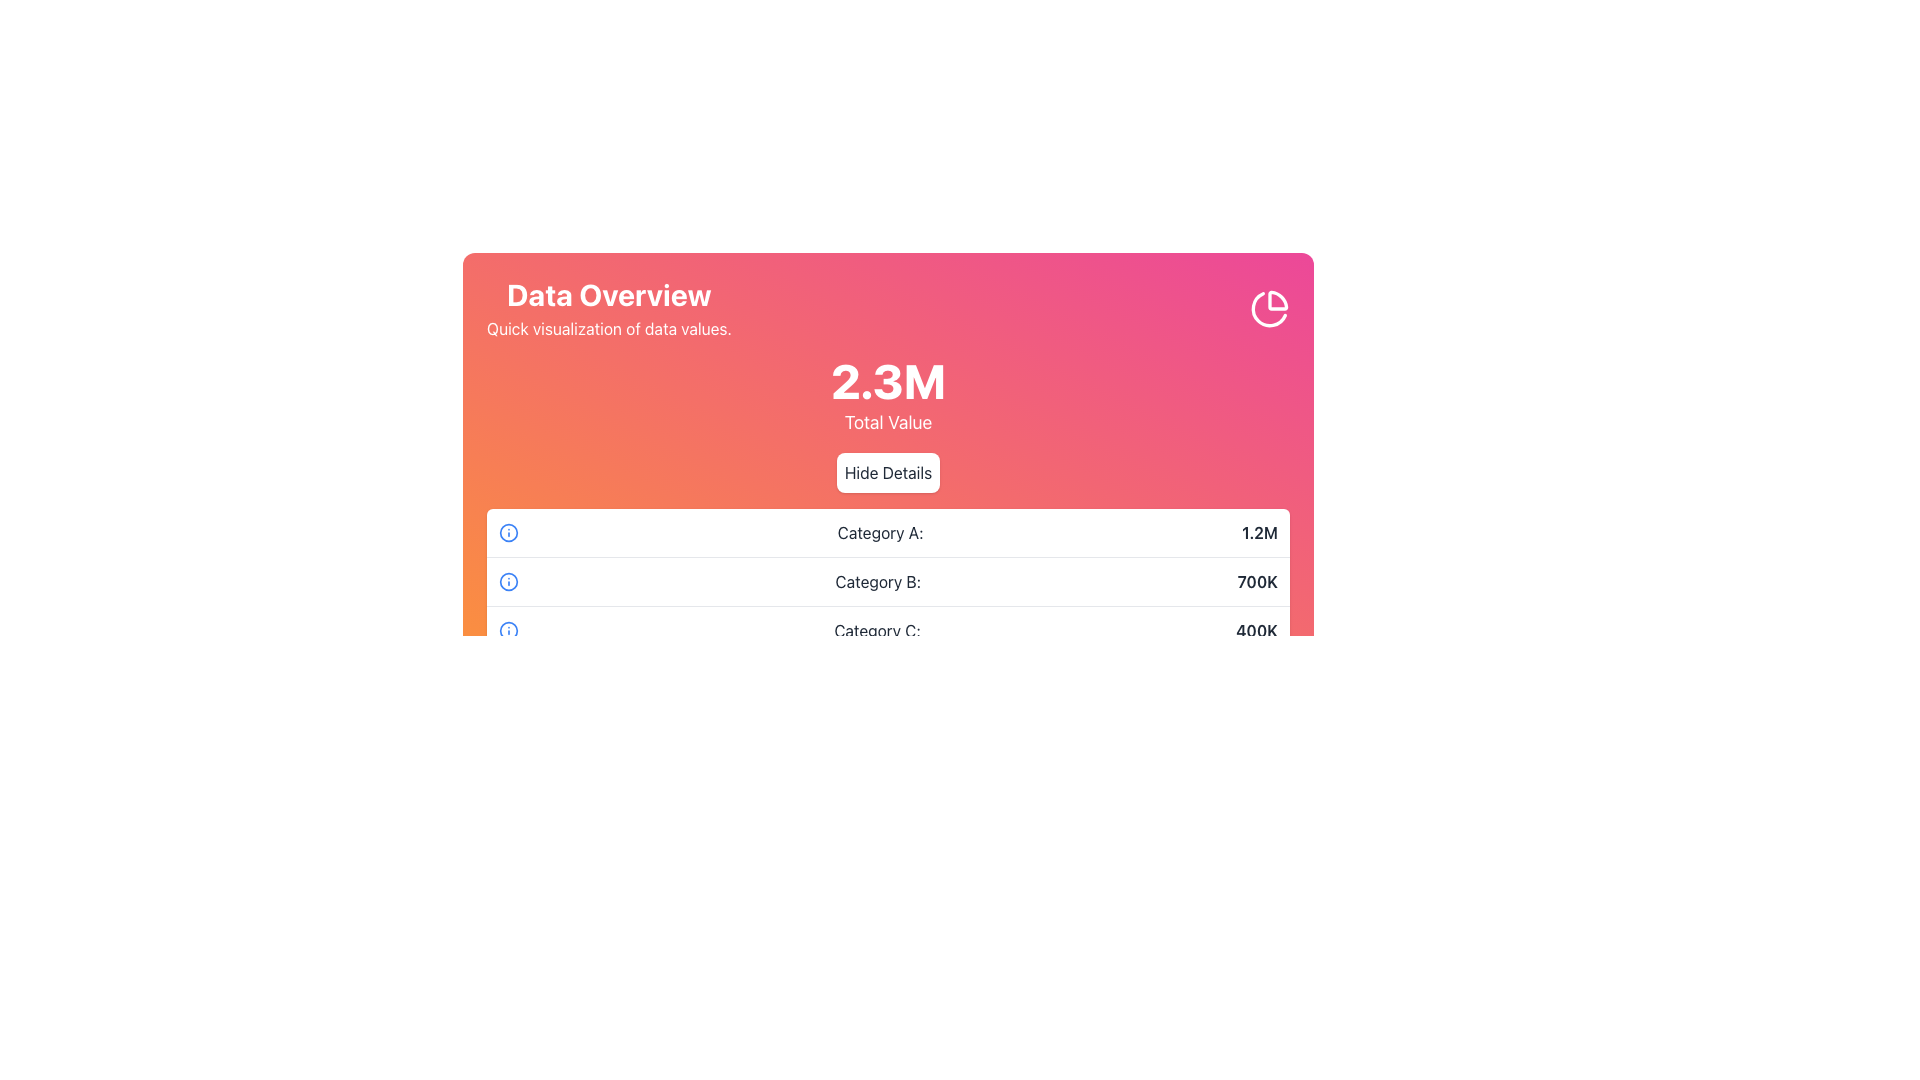 The height and width of the screenshot is (1080, 1920). What do you see at coordinates (1256, 631) in the screenshot?
I see `the static text displaying the numerical value '400K', which is located to the far right of the row labeled 'Category C:' in a data summary layout` at bounding box center [1256, 631].